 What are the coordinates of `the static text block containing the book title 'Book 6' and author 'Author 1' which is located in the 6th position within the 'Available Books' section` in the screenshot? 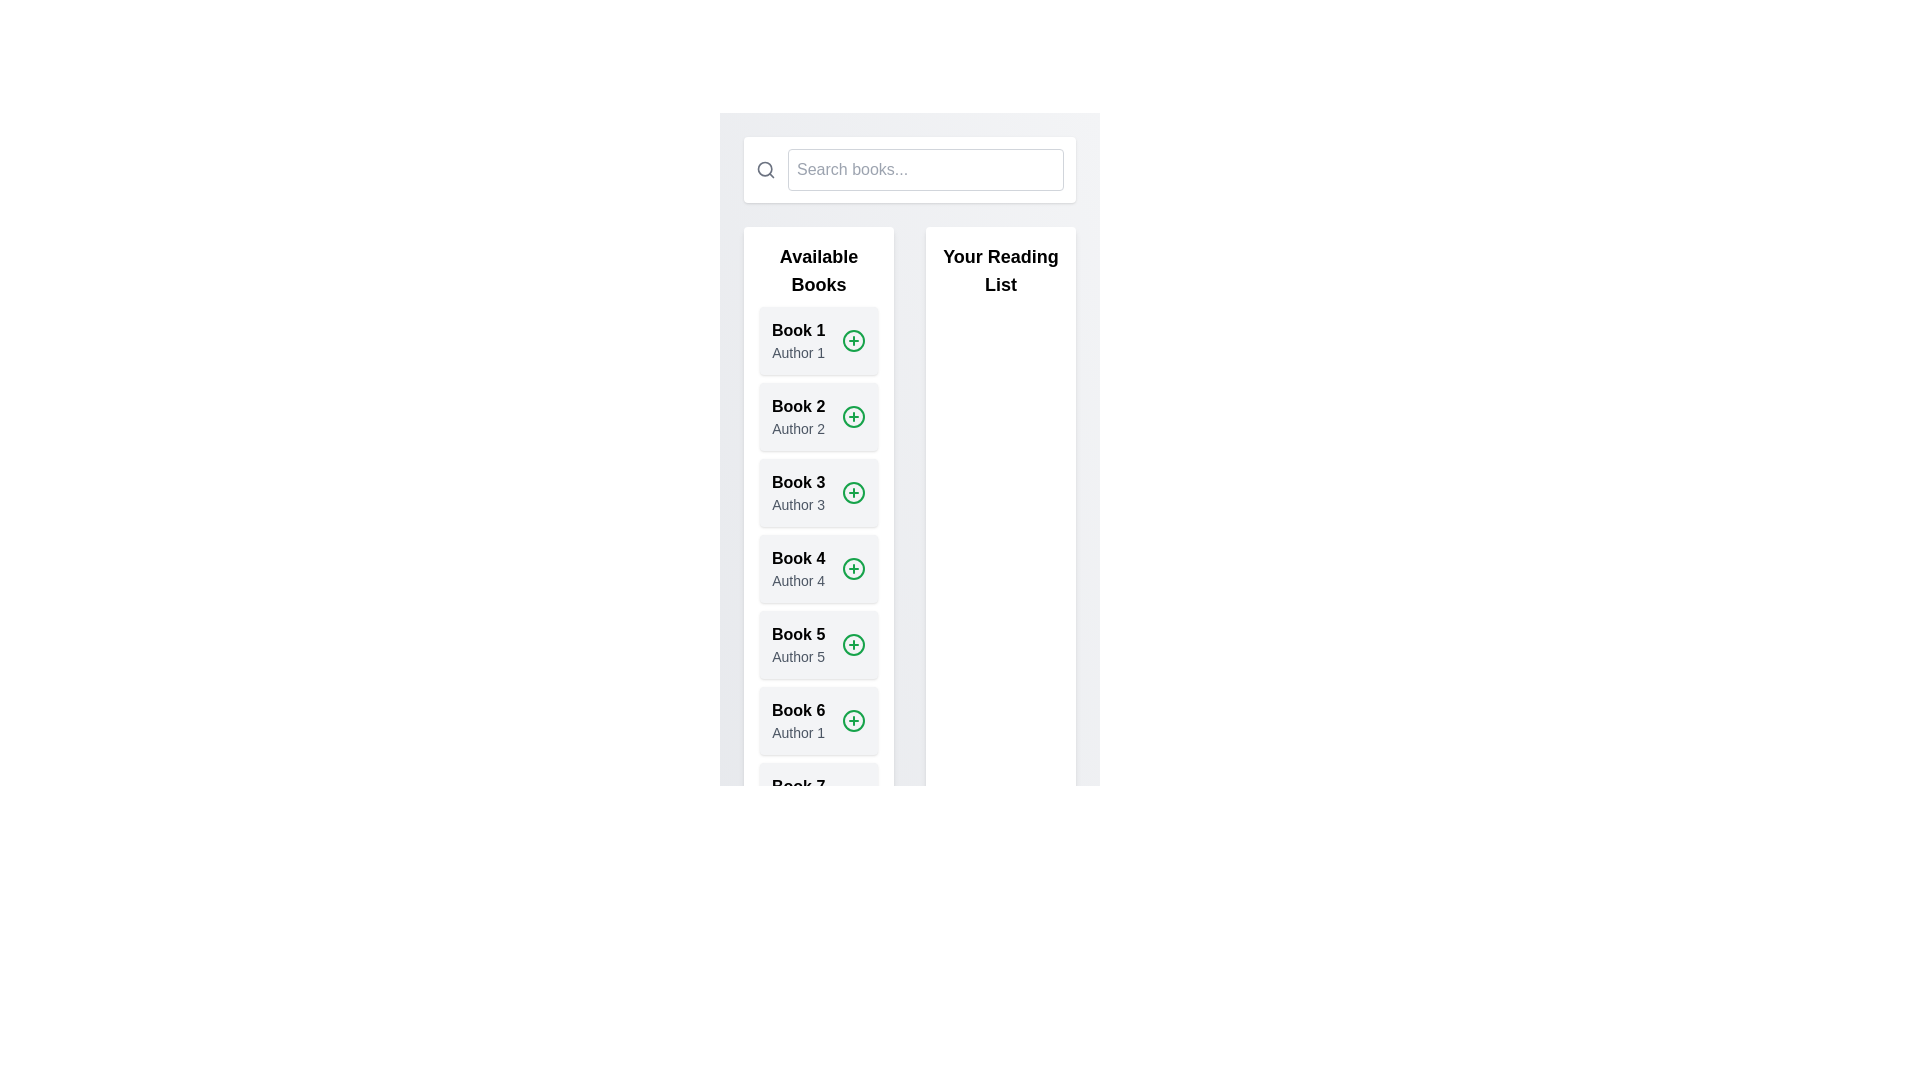 It's located at (797, 721).